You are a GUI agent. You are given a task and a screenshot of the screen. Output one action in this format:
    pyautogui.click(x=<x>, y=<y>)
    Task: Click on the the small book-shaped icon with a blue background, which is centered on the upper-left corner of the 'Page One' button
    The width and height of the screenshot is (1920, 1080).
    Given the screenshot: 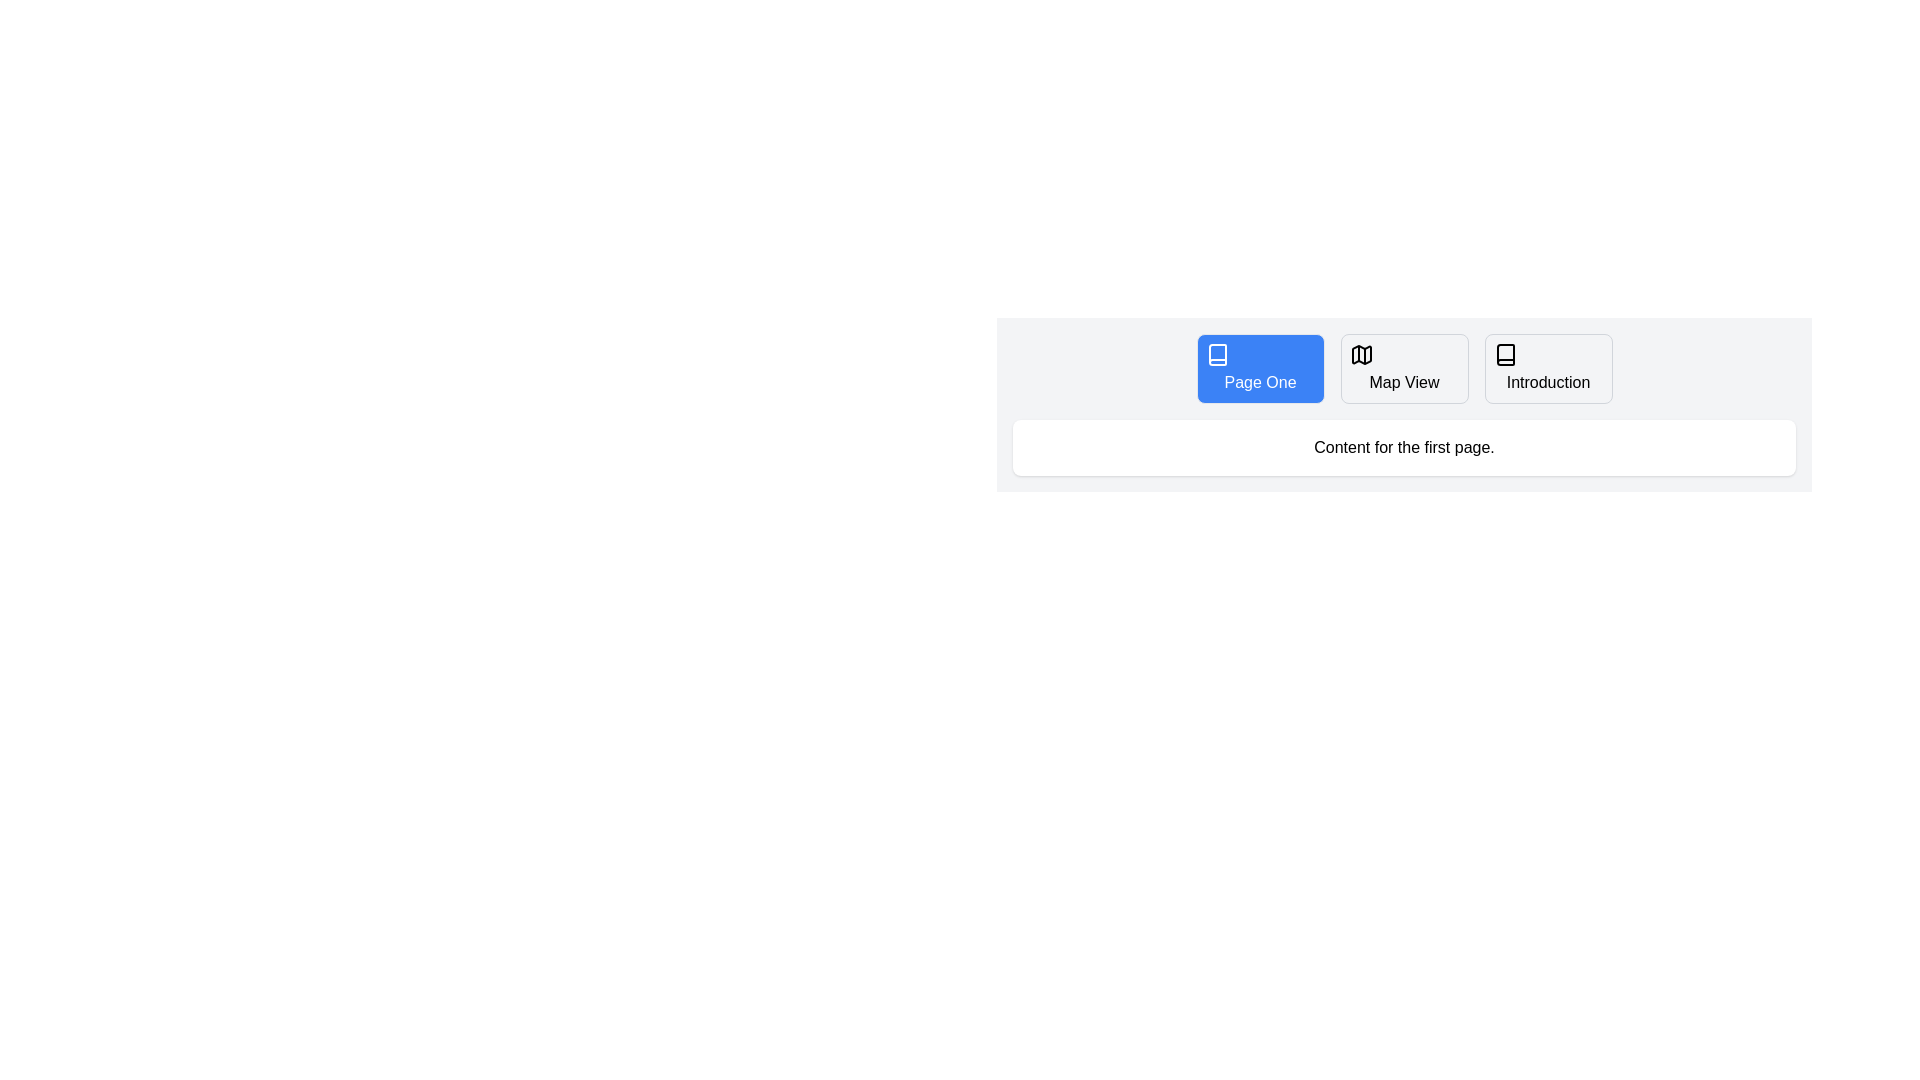 What is the action you would take?
    pyautogui.click(x=1216, y=353)
    